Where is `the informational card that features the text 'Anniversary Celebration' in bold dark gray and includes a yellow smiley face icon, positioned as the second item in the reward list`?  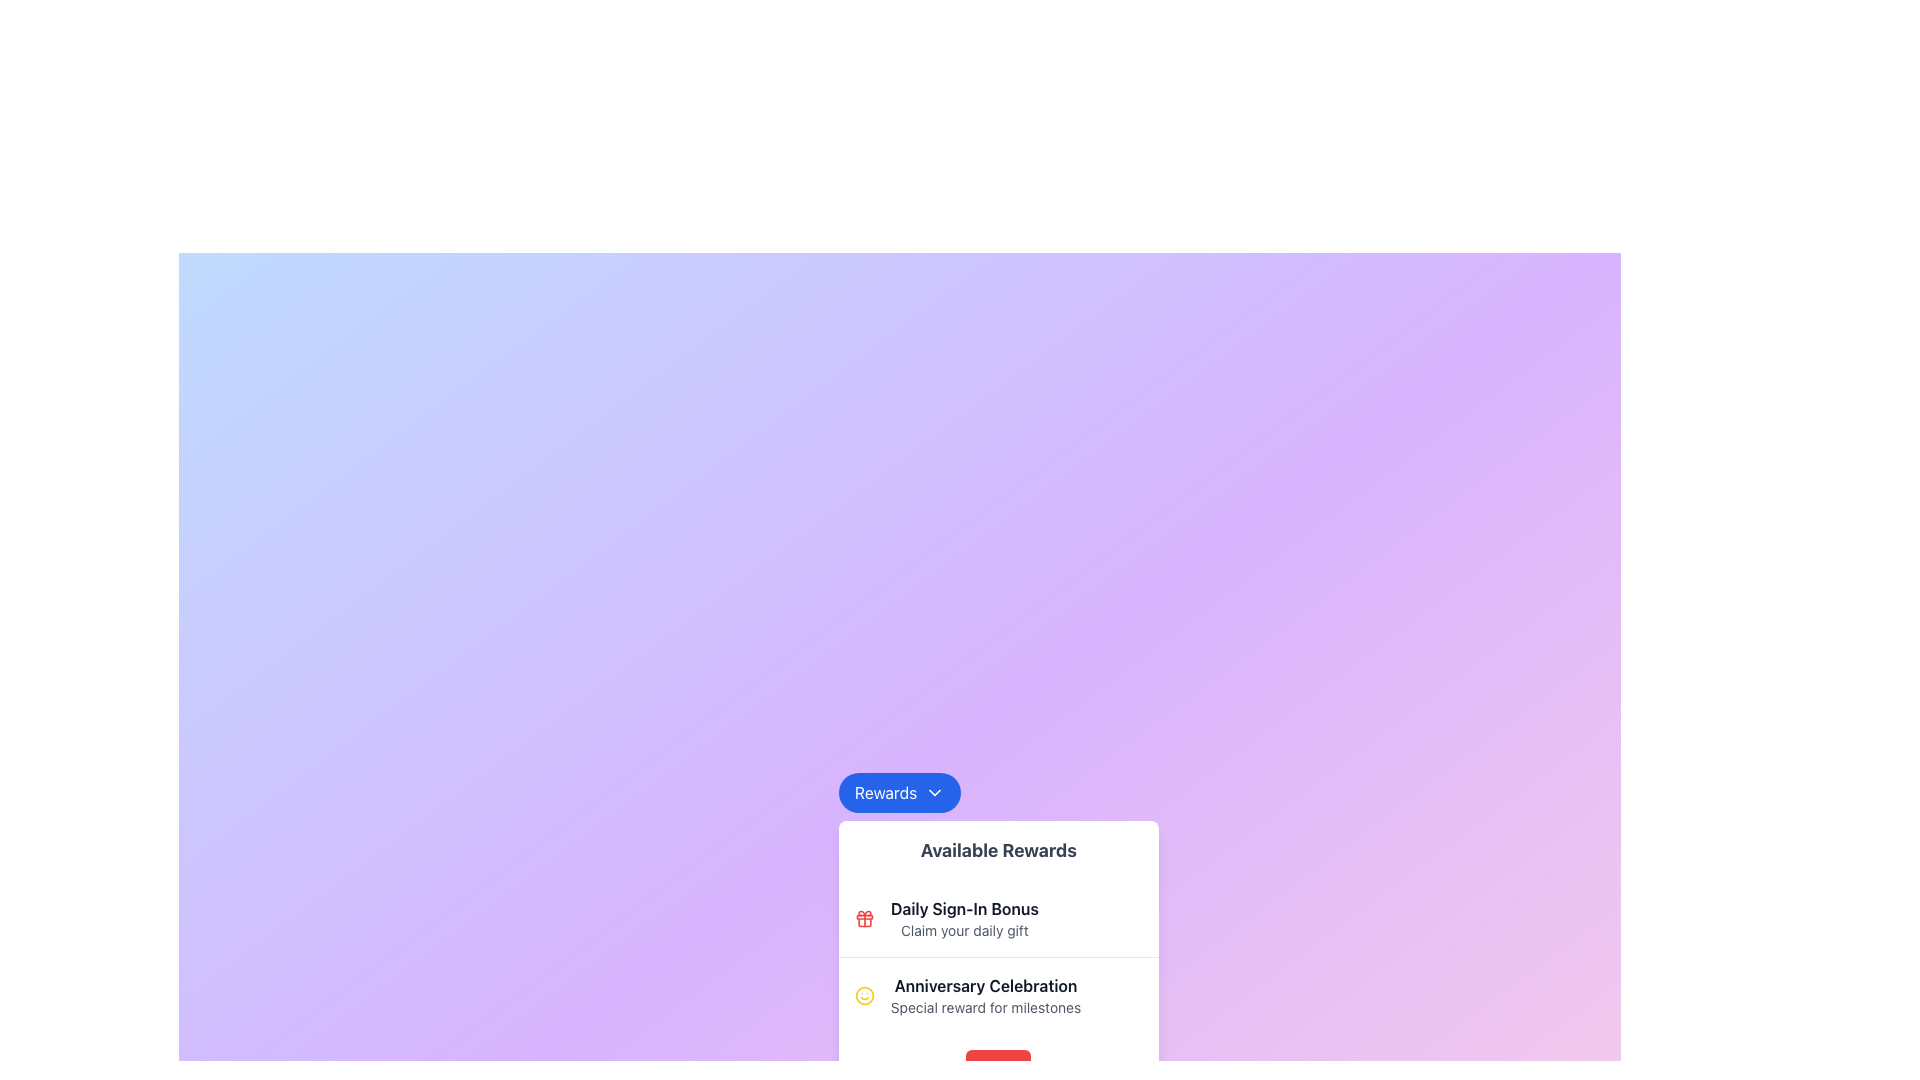 the informational card that features the text 'Anniversary Celebration' in bold dark gray and includes a yellow smiley face icon, positioned as the second item in the reward list is located at coordinates (998, 995).